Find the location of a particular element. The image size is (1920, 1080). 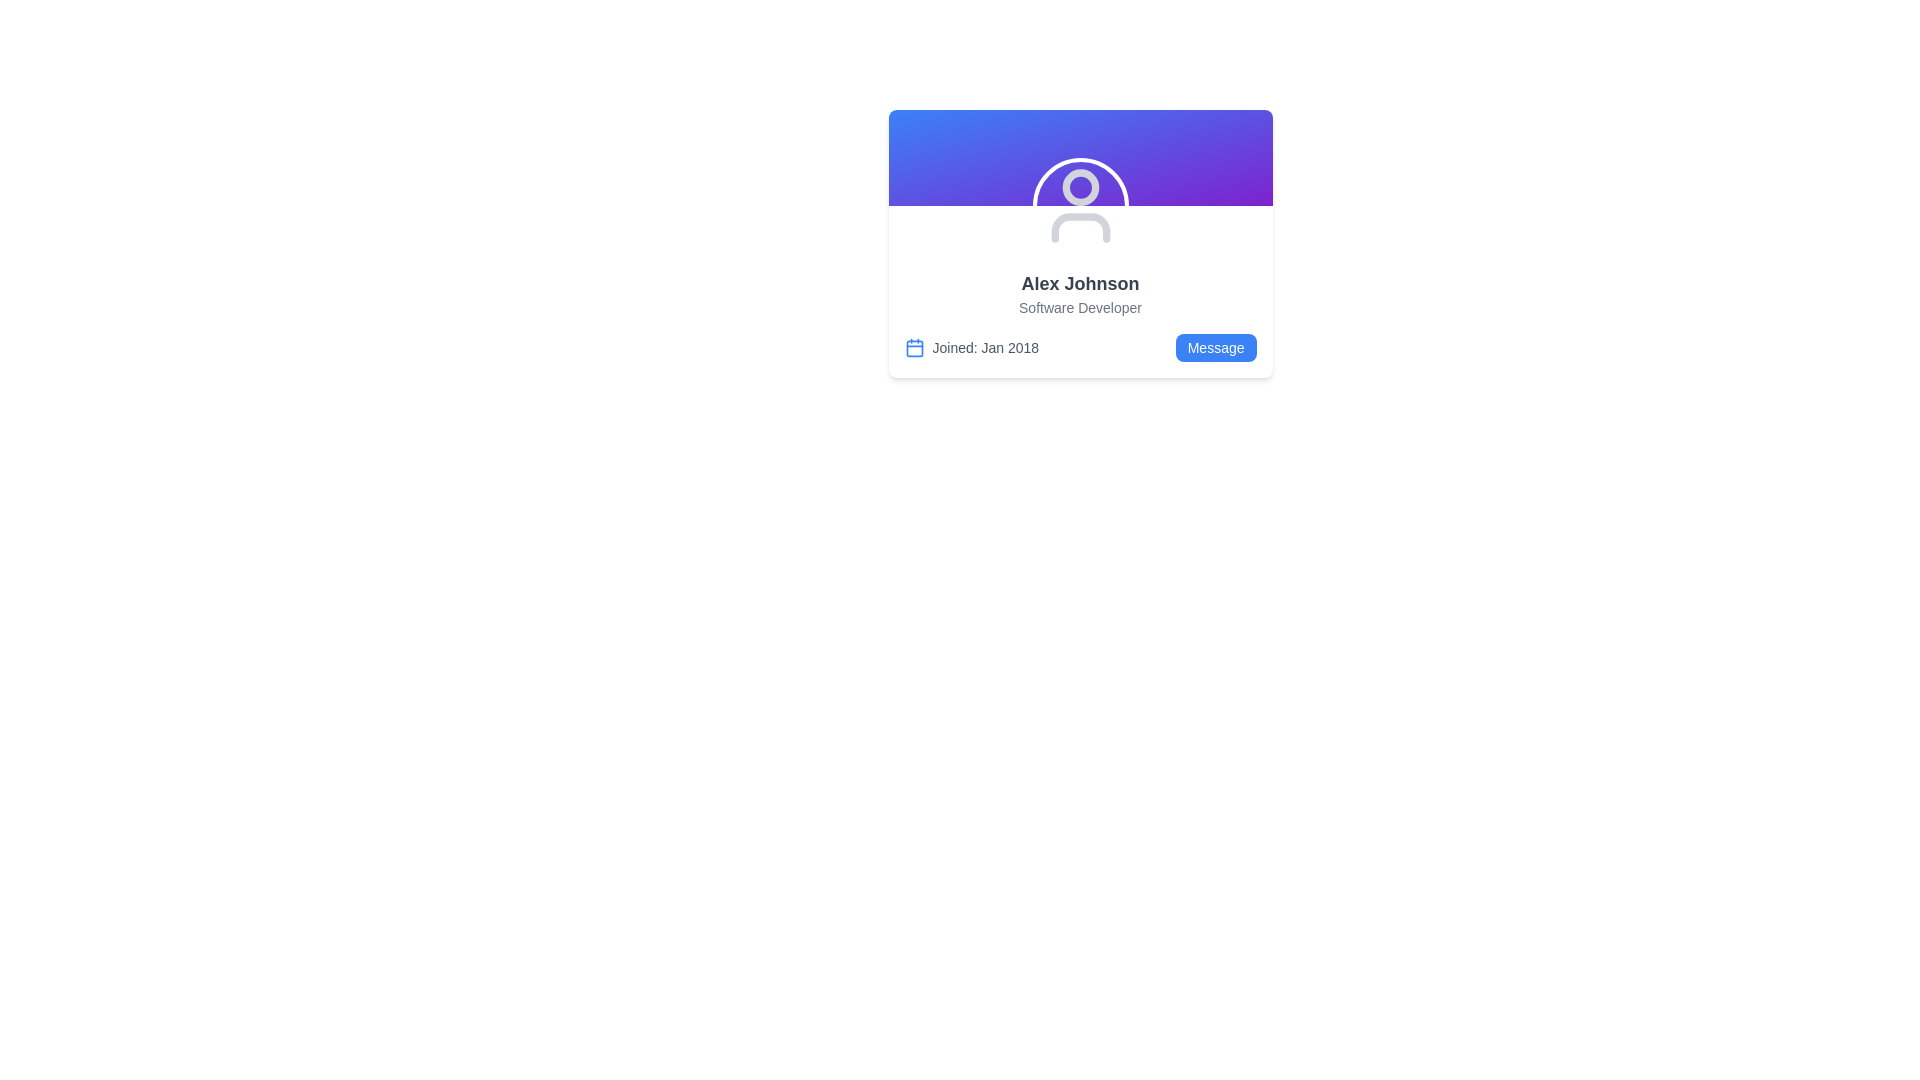

the small blue outlined calendar icon located to the left of the text 'Joined: Jan 2018' is located at coordinates (913, 346).